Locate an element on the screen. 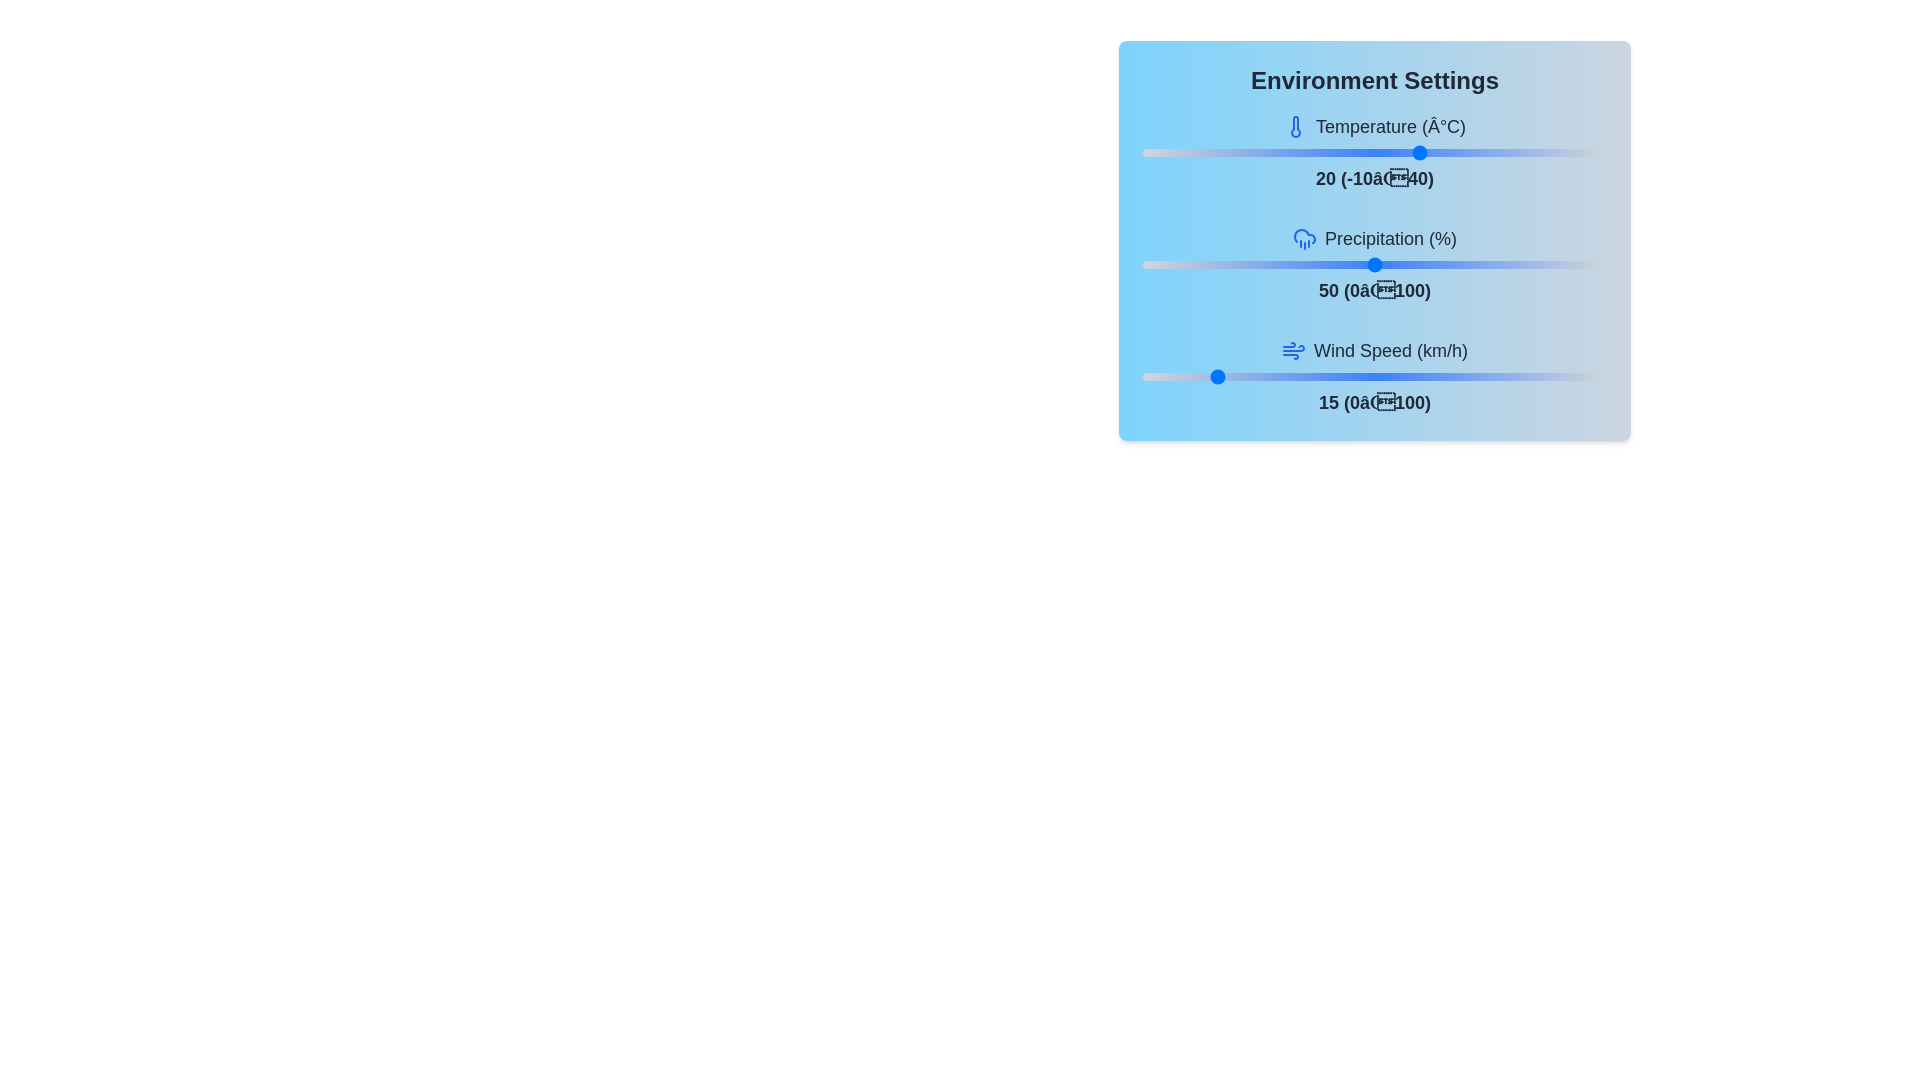  the temperature is located at coordinates (1550, 152).